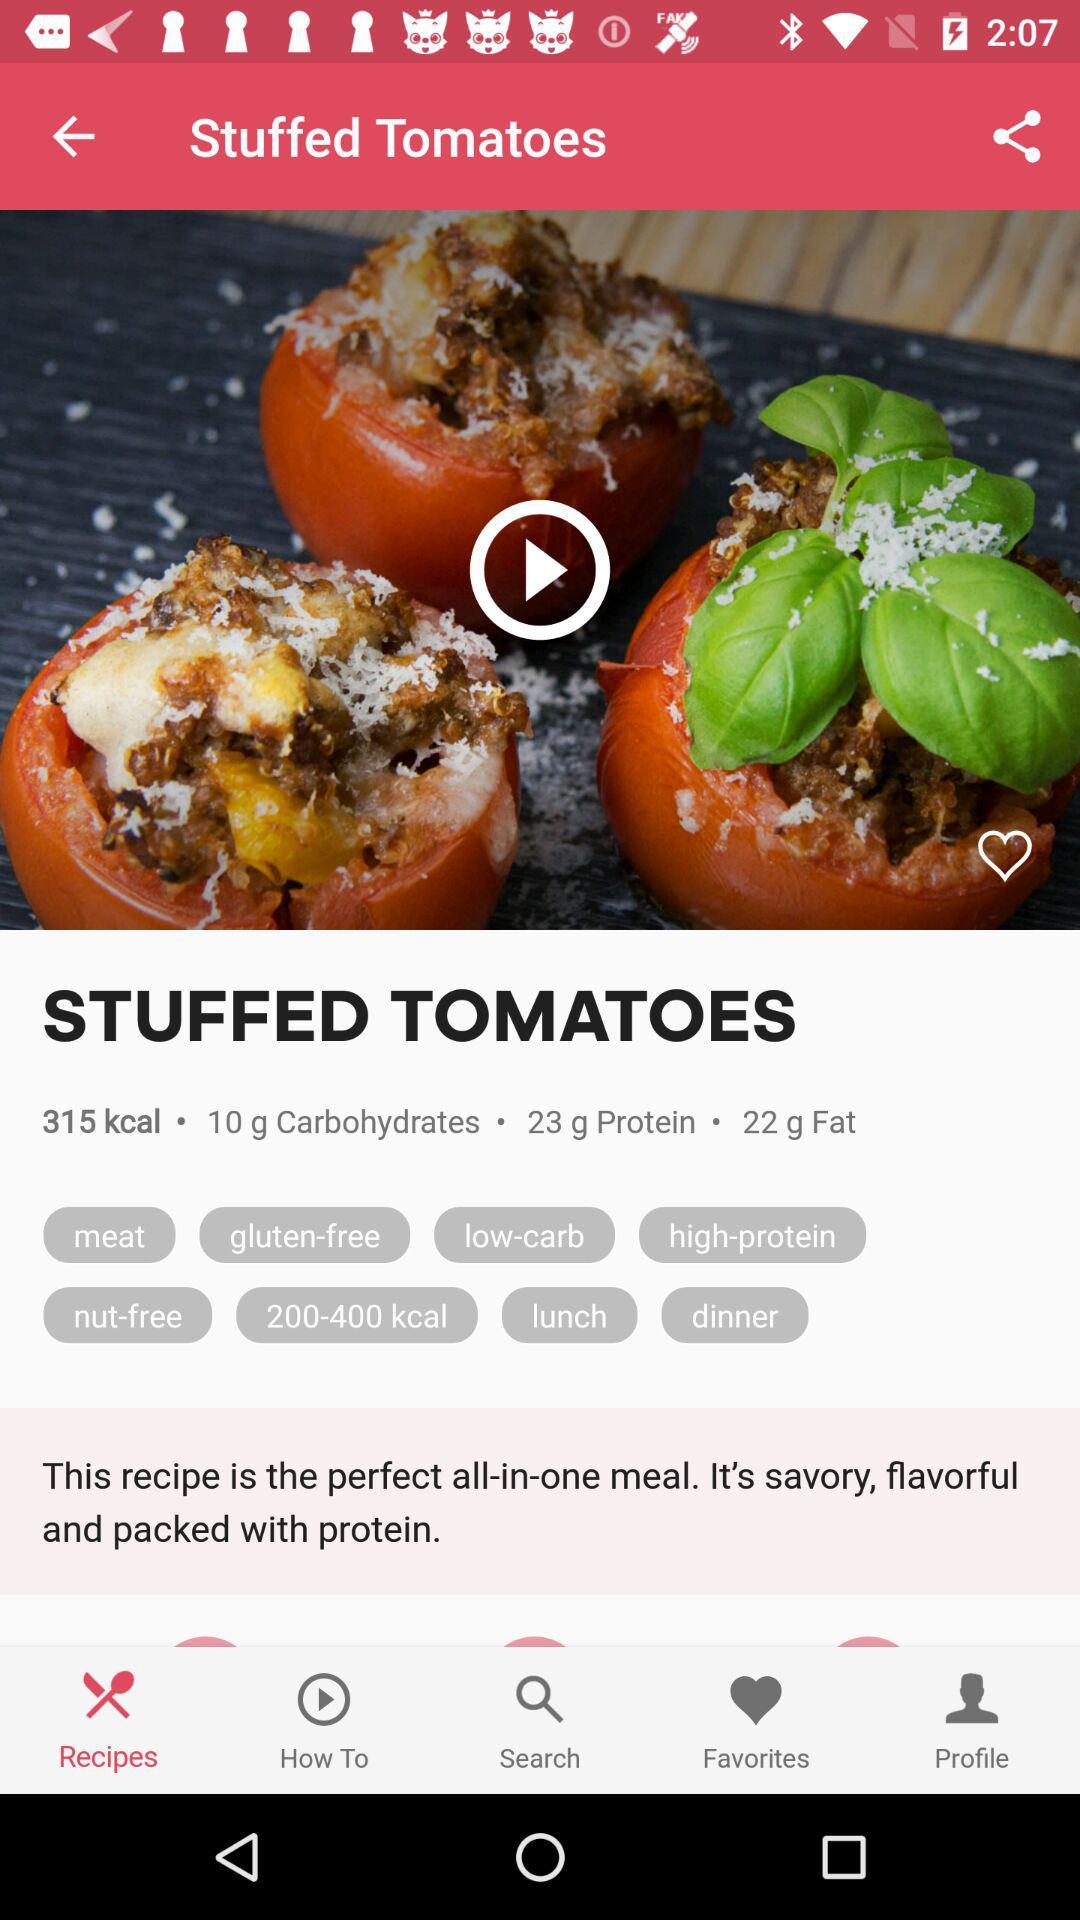  Describe the element at coordinates (72, 135) in the screenshot. I see `the item to the left of the stuffed tomatoes item` at that location.